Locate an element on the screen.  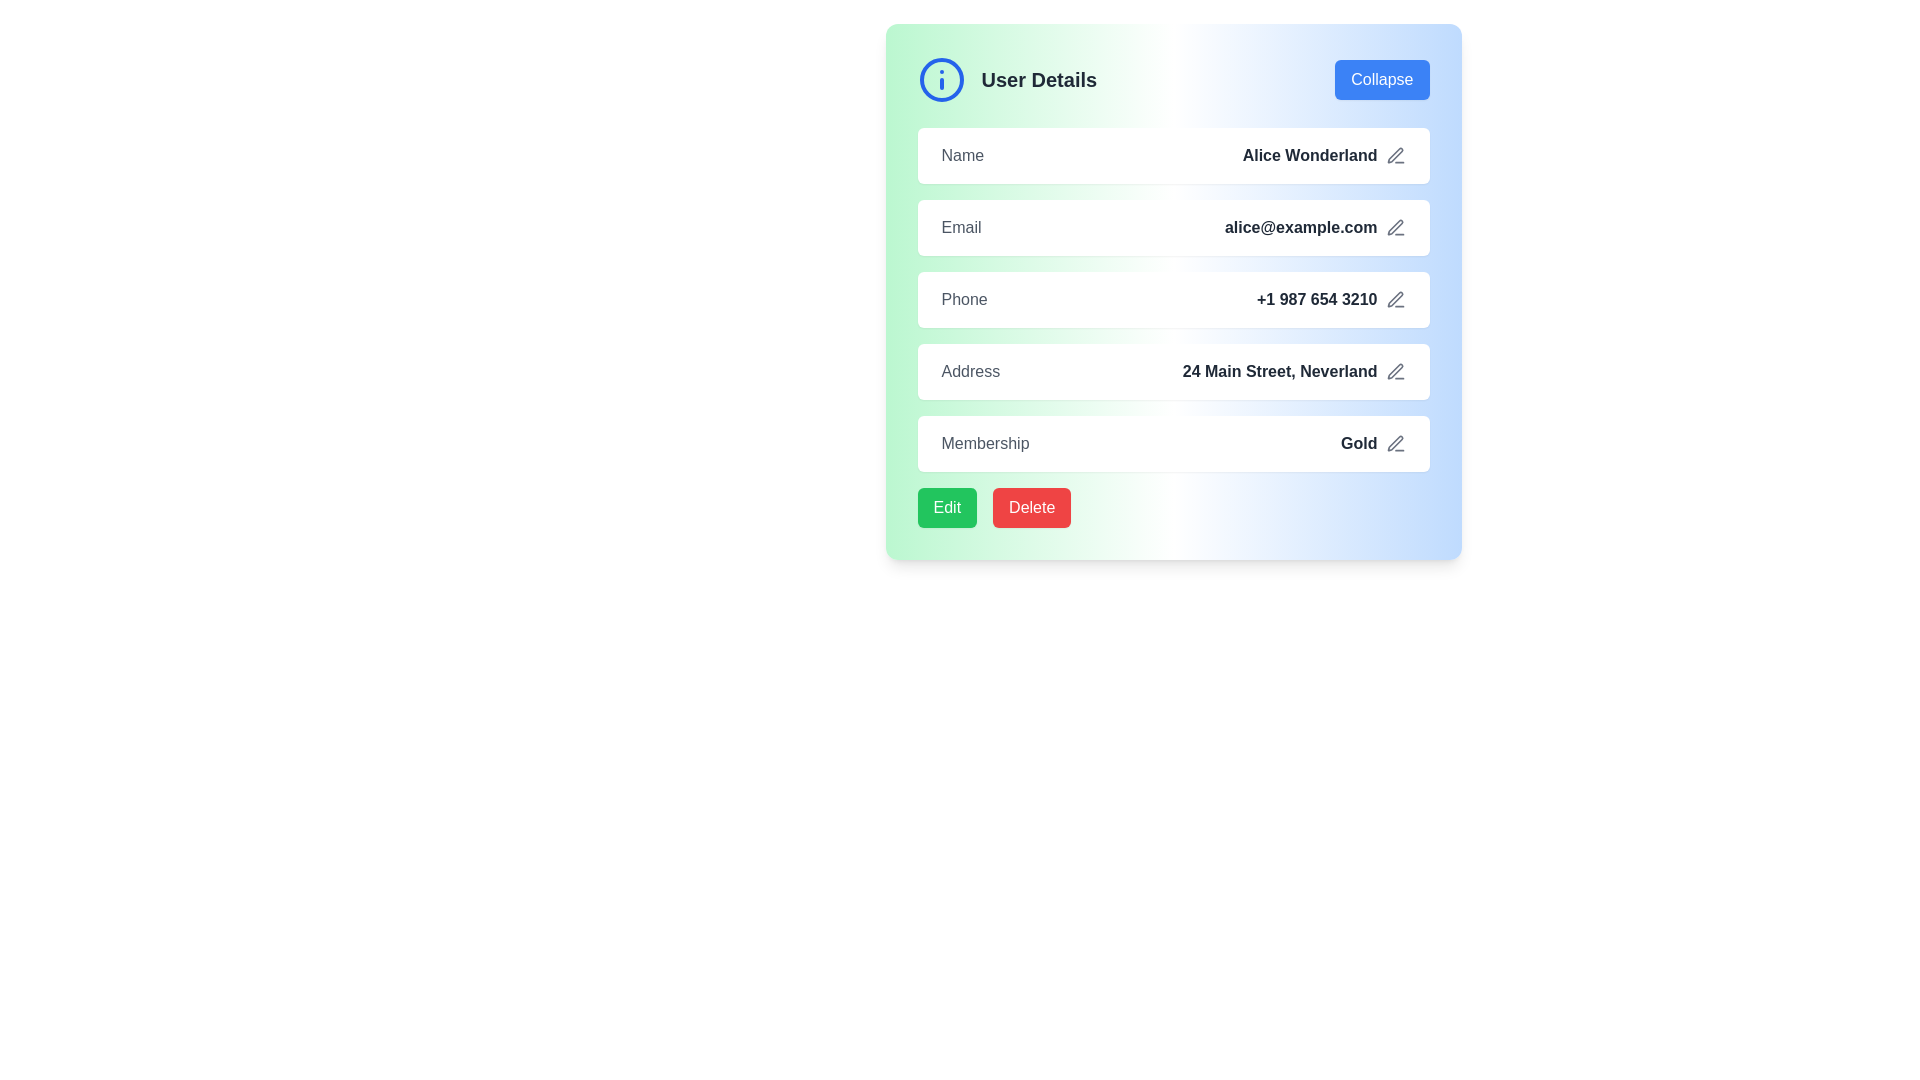
the small pen icon located to the right of the phone number '+1 987 654 3210' in the 'User Details' interface to trigger visual feedback is located at coordinates (1394, 300).